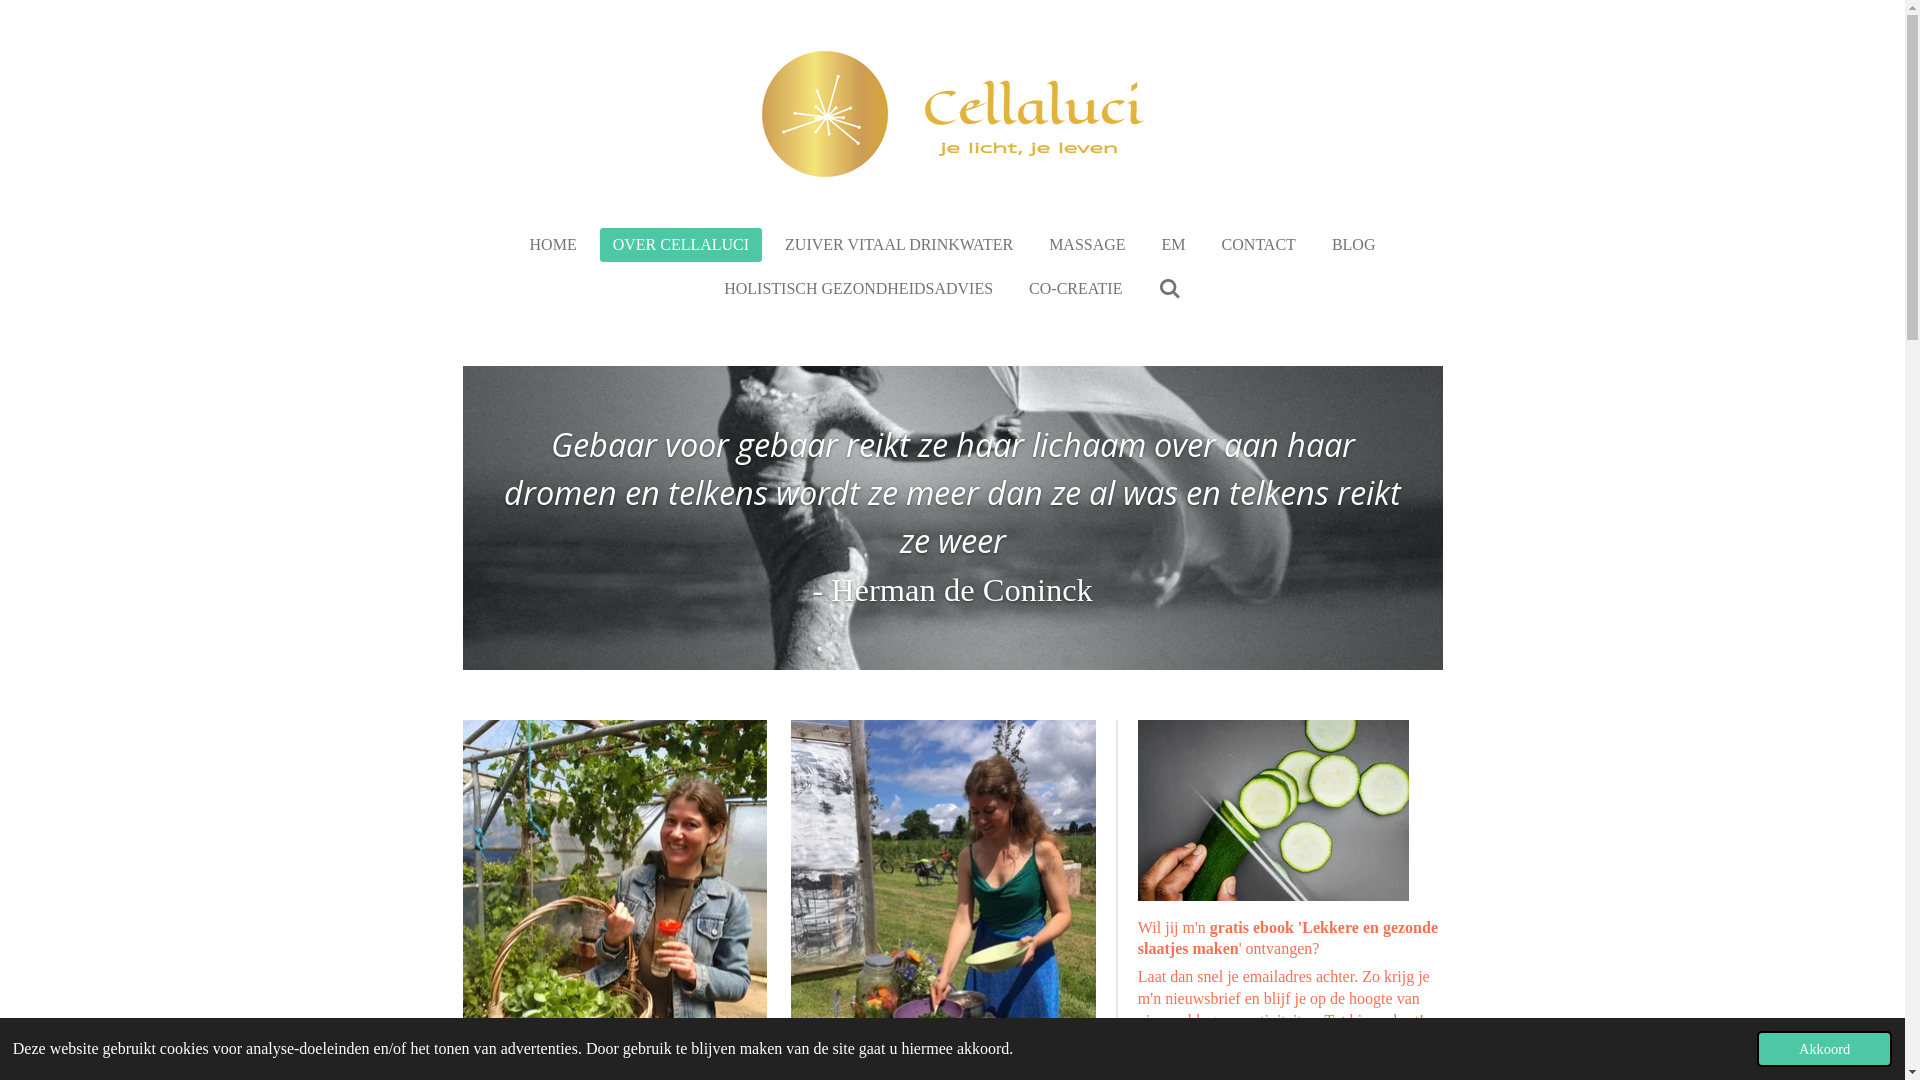 The width and height of the screenshot is (1920, 1080). What do you see at coordinates (1174, 244) in the screenshot?
I see `'EM'` at bounding box center [1174, 244].